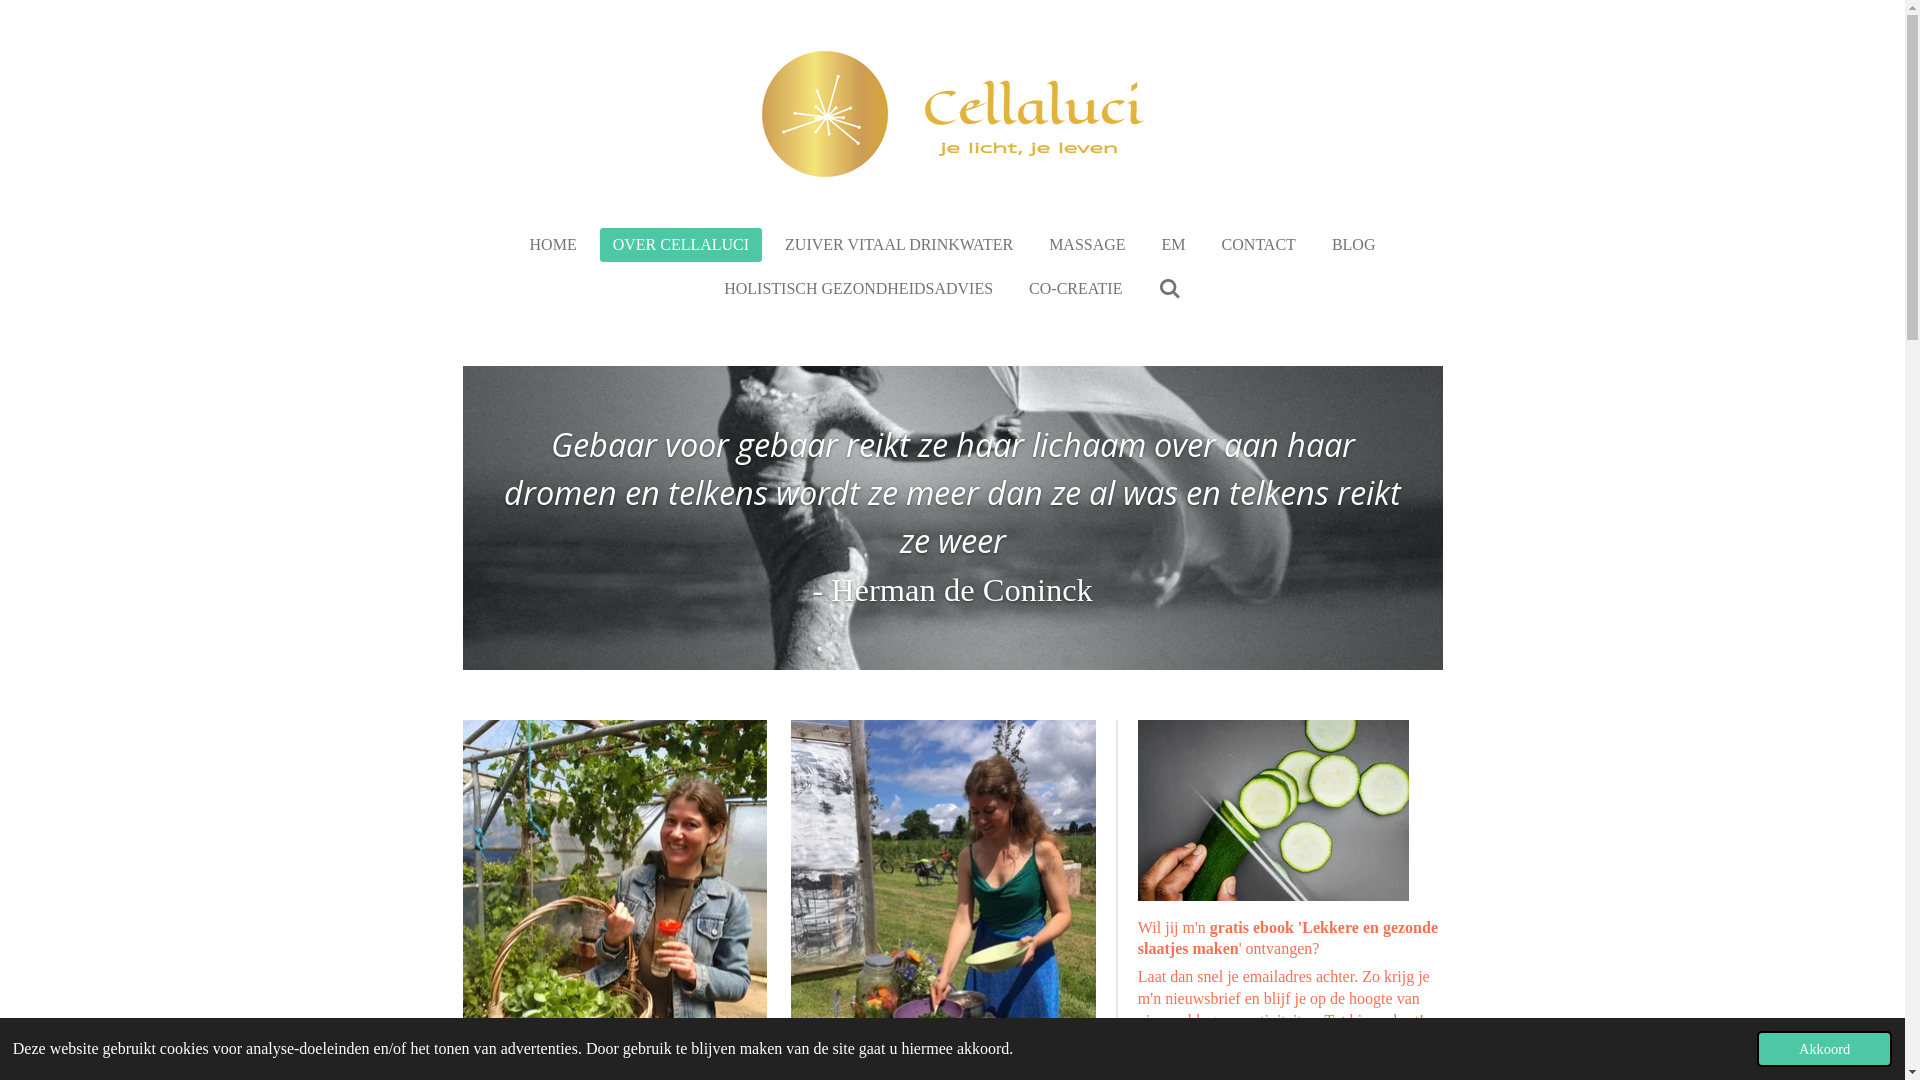 The width and height of the screenshot is (1920, 1080). What do you see at coordinates (1174, 244) in the screenshot?
I see `'EM'` at bounding box center [1174, 244].